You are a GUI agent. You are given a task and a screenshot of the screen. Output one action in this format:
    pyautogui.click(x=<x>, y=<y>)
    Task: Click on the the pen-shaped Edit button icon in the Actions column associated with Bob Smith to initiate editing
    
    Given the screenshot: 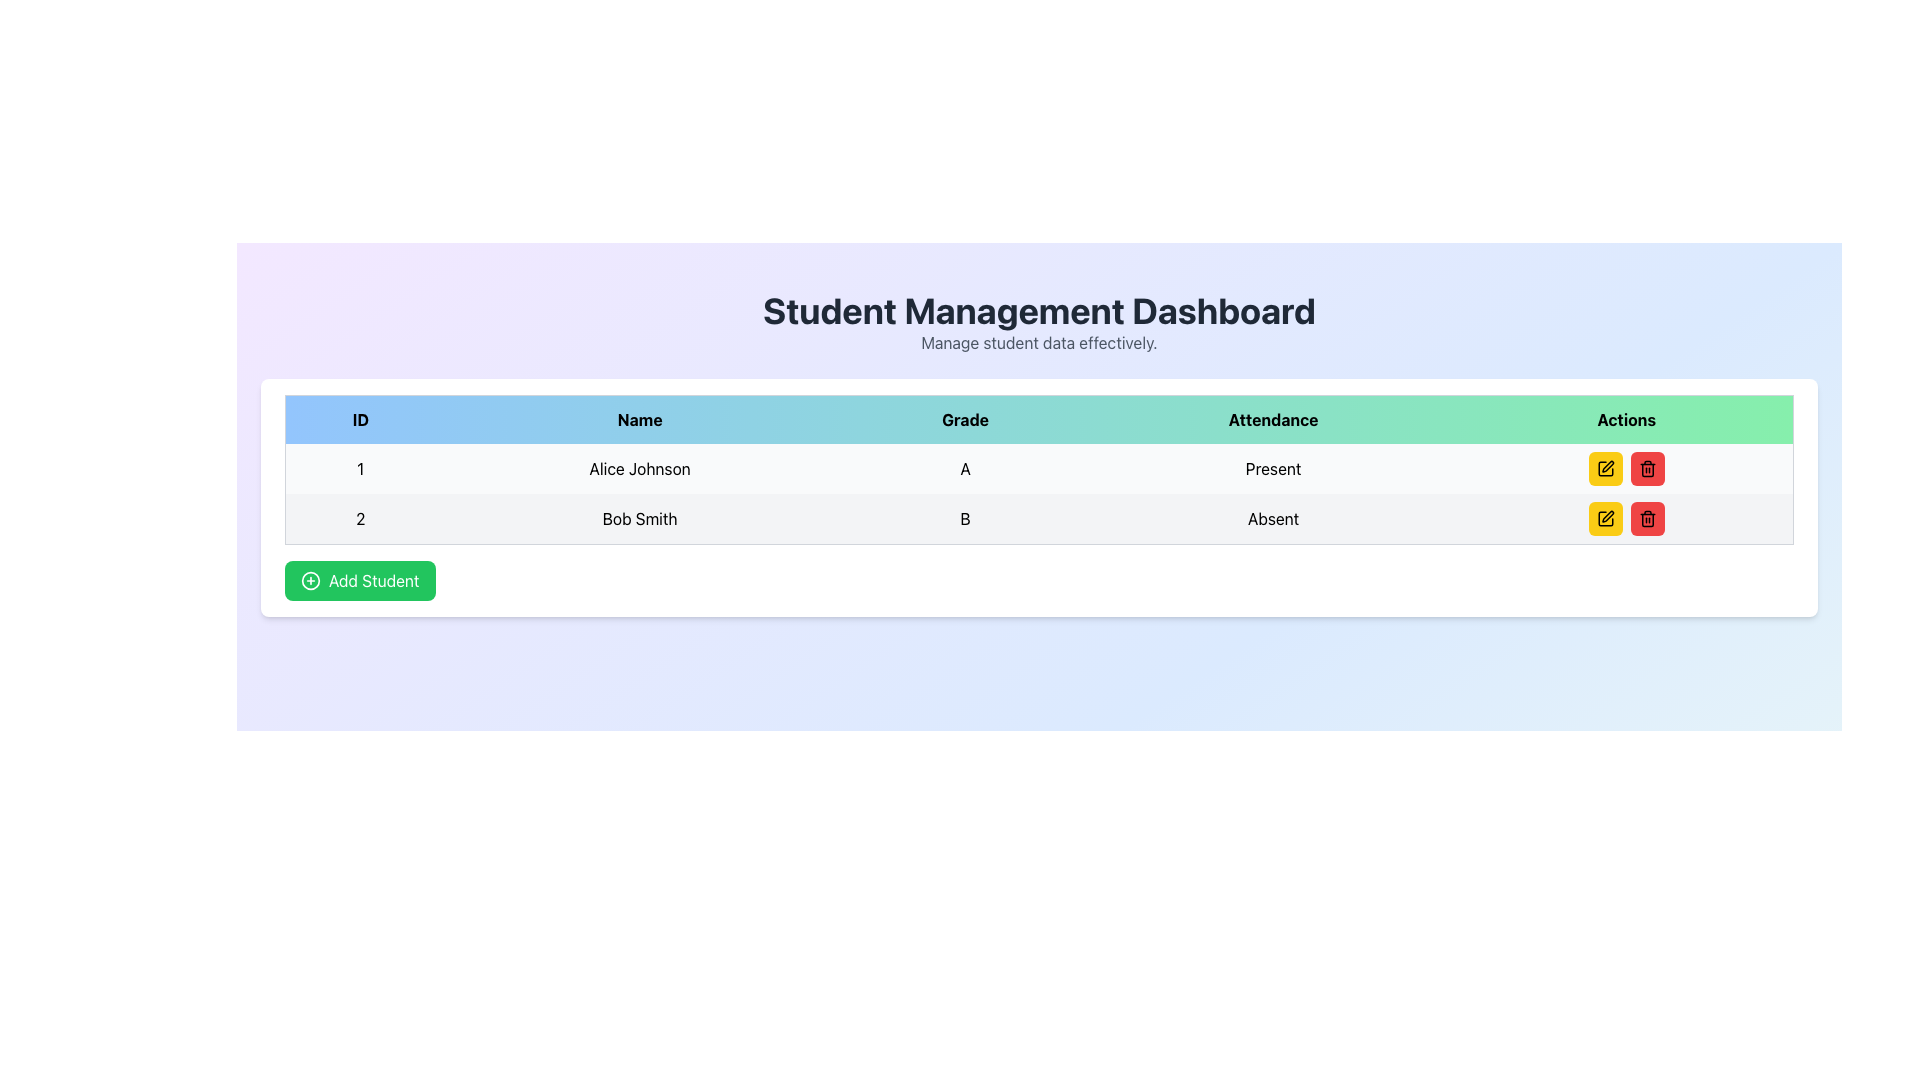 What is the action you would take?
    pyautogui.click(x=1608, y=466)
    